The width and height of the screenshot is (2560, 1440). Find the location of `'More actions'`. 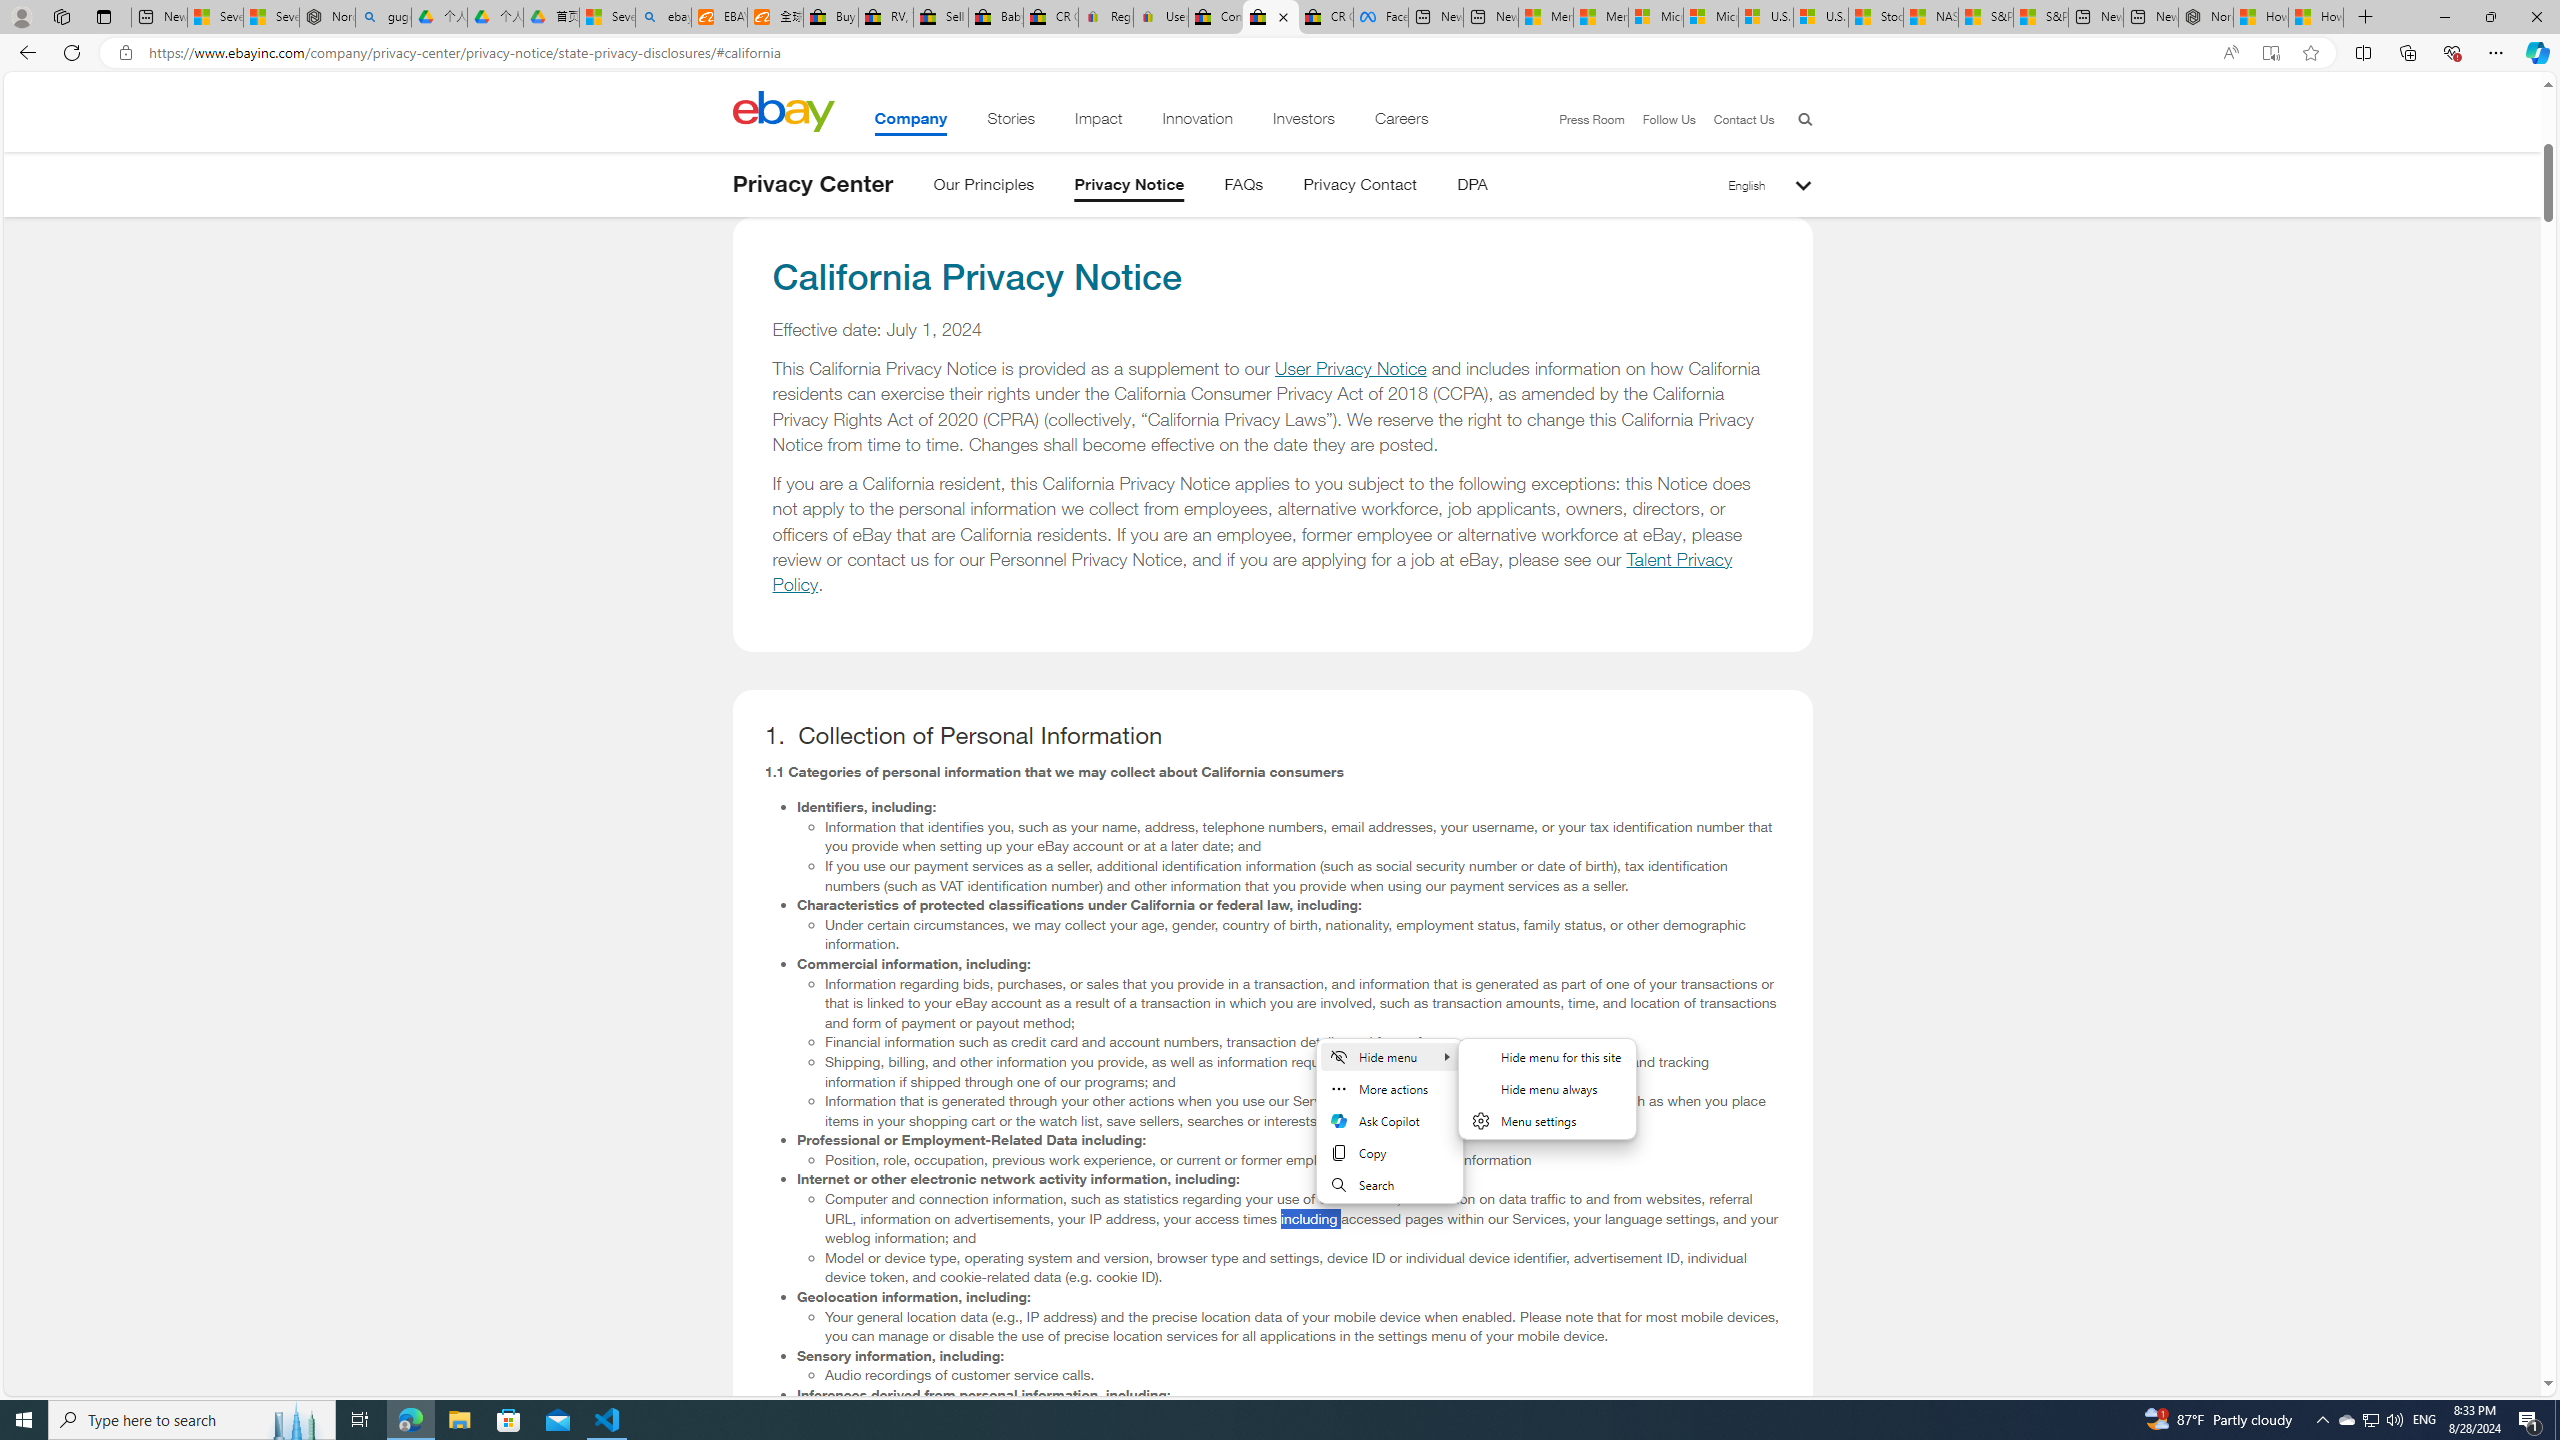

'More actions' is located at coordinates (1387, 1087).